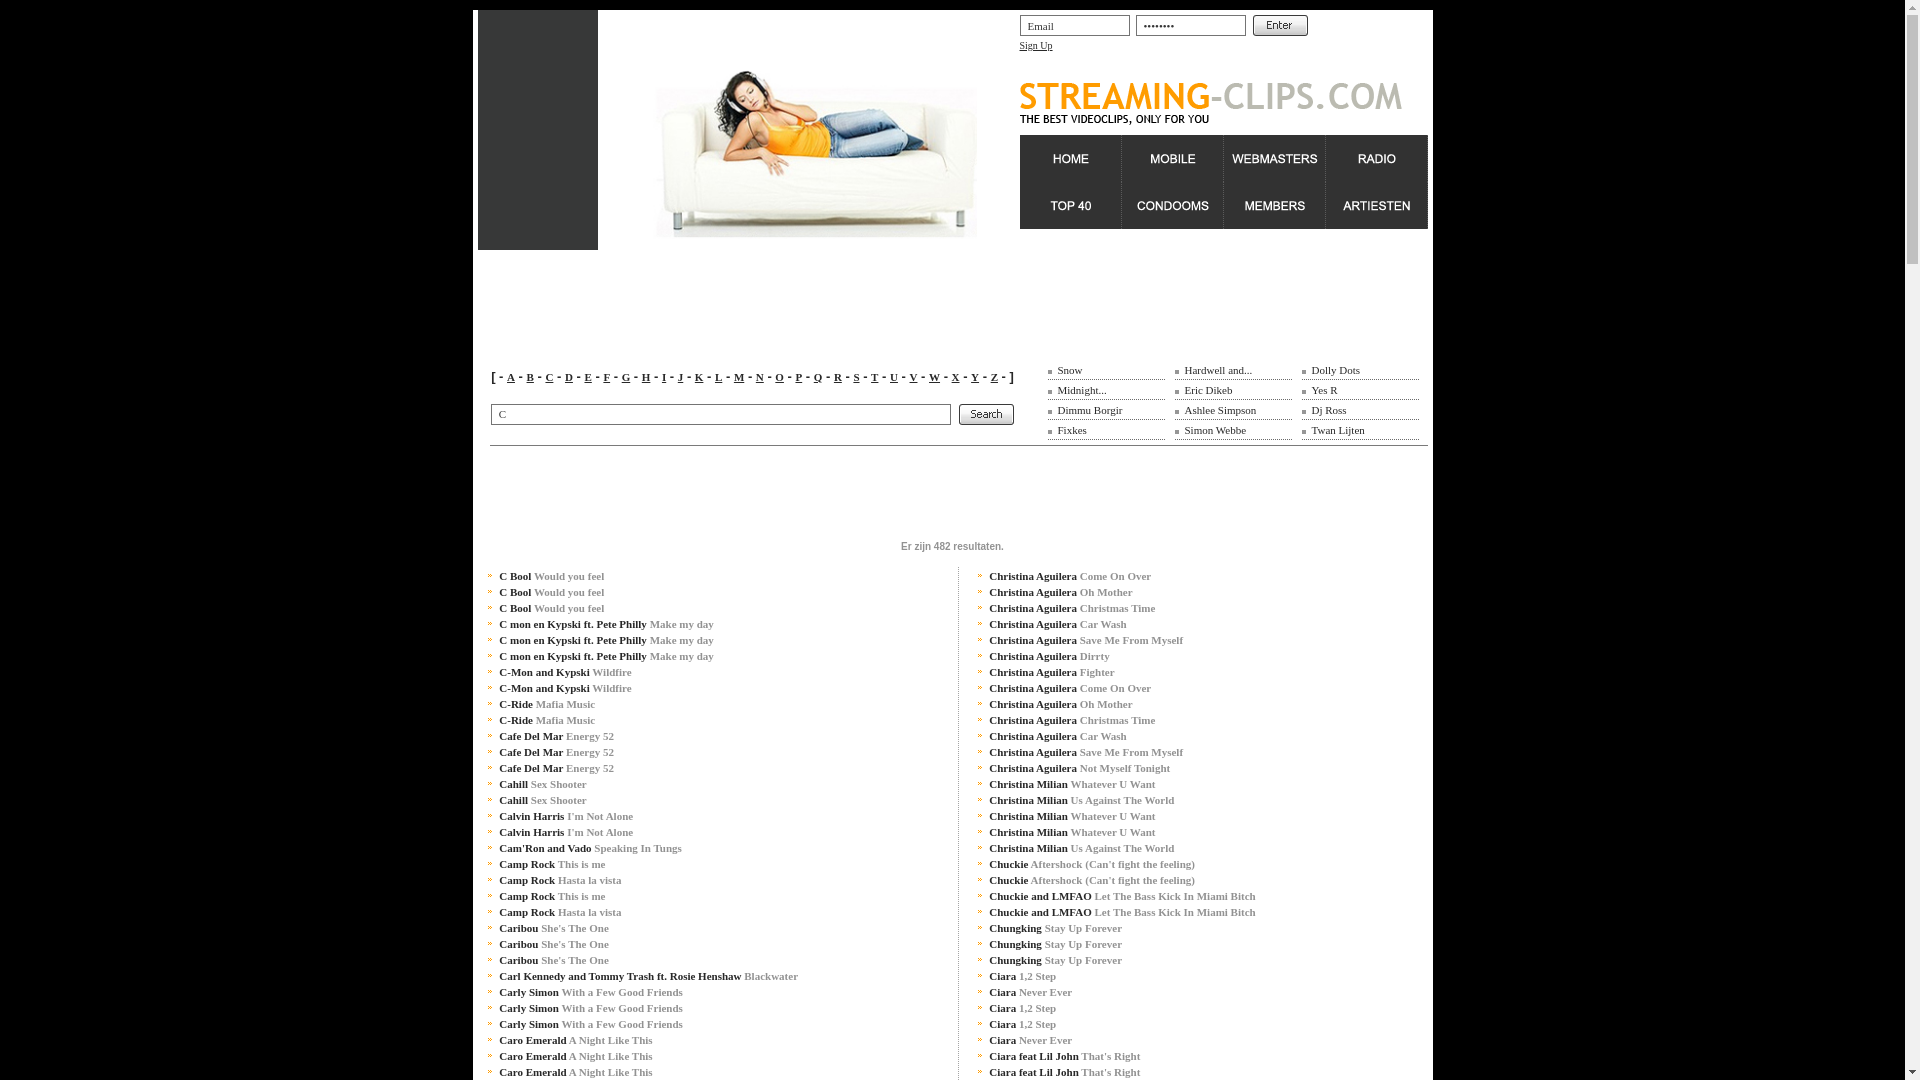 The height and width of the screenshot is (1080, 1920). Describe the element at coordinates (589, 848) in the screenshot. I see `'Cam'Ron and Vado Speaking In Tungs'` at that location.